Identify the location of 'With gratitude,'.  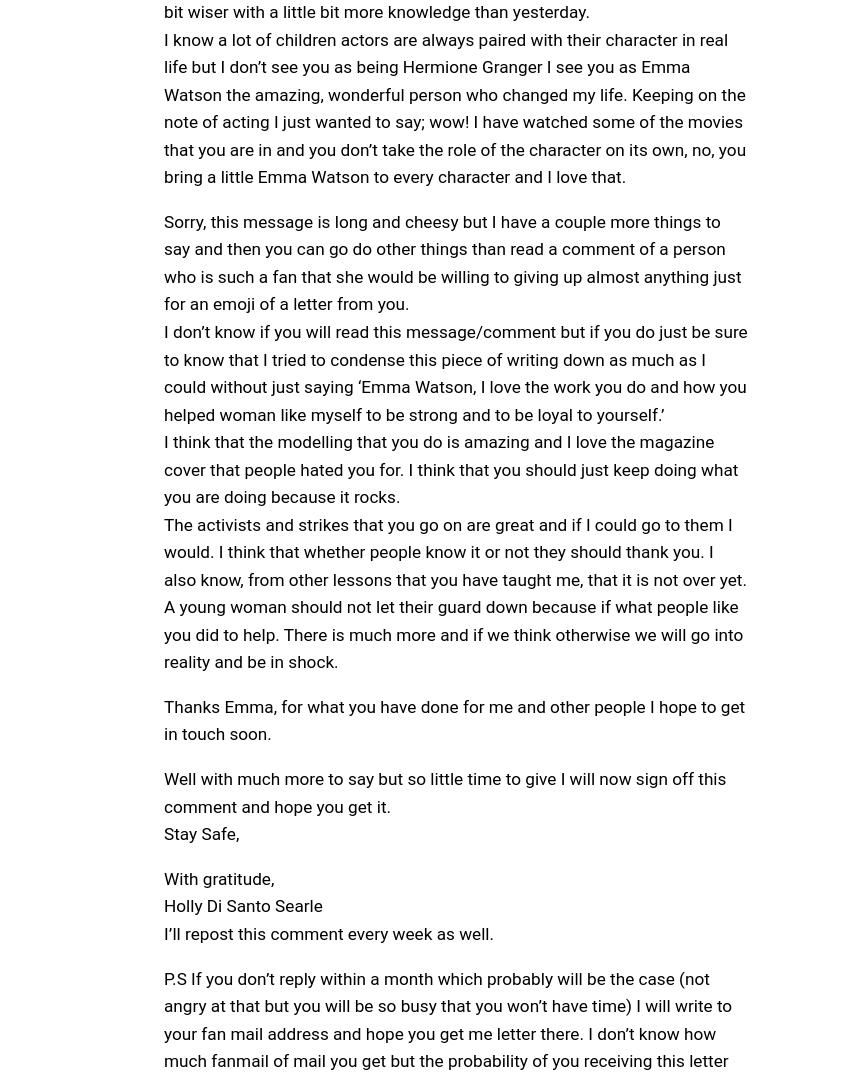
(218, 876).